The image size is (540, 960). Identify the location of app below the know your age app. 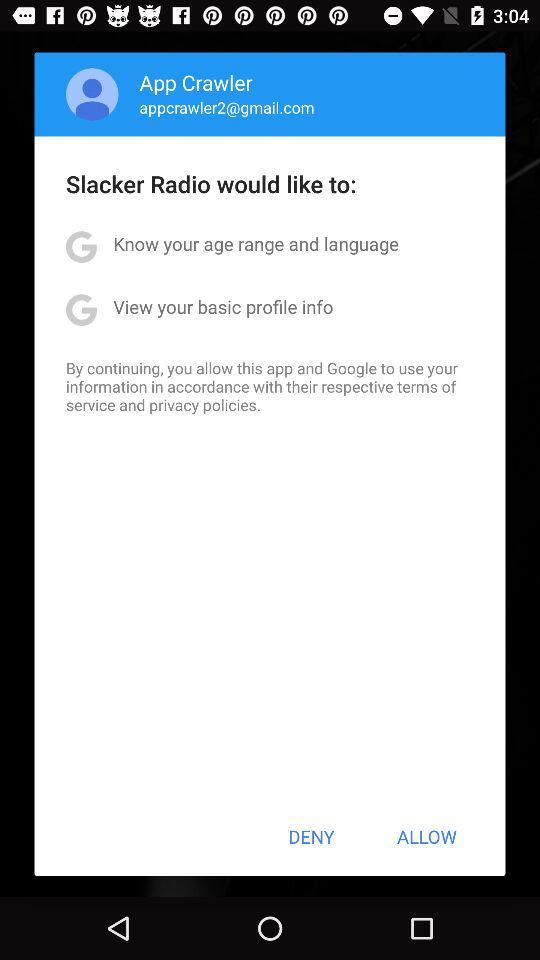
(222, 306).